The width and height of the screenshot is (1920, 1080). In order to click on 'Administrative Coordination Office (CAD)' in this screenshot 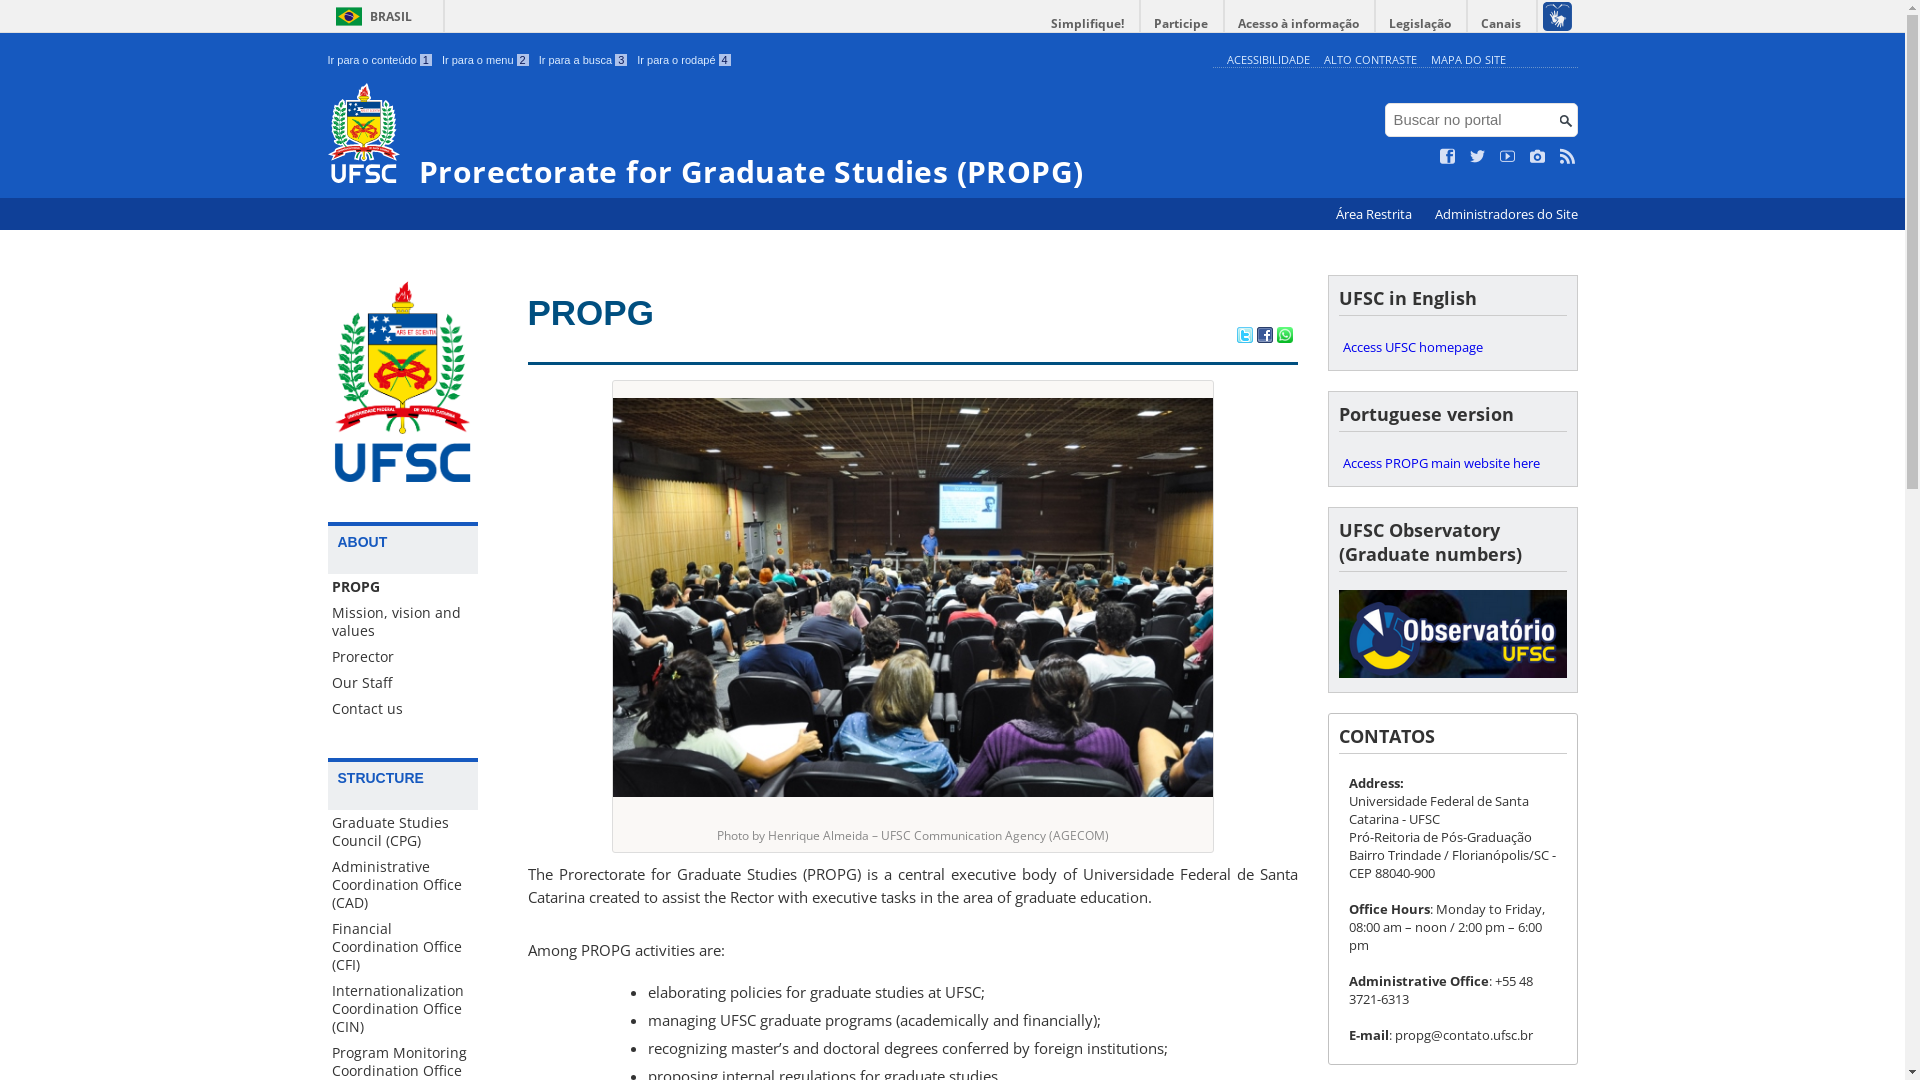, I will do `click(402, 883)`.